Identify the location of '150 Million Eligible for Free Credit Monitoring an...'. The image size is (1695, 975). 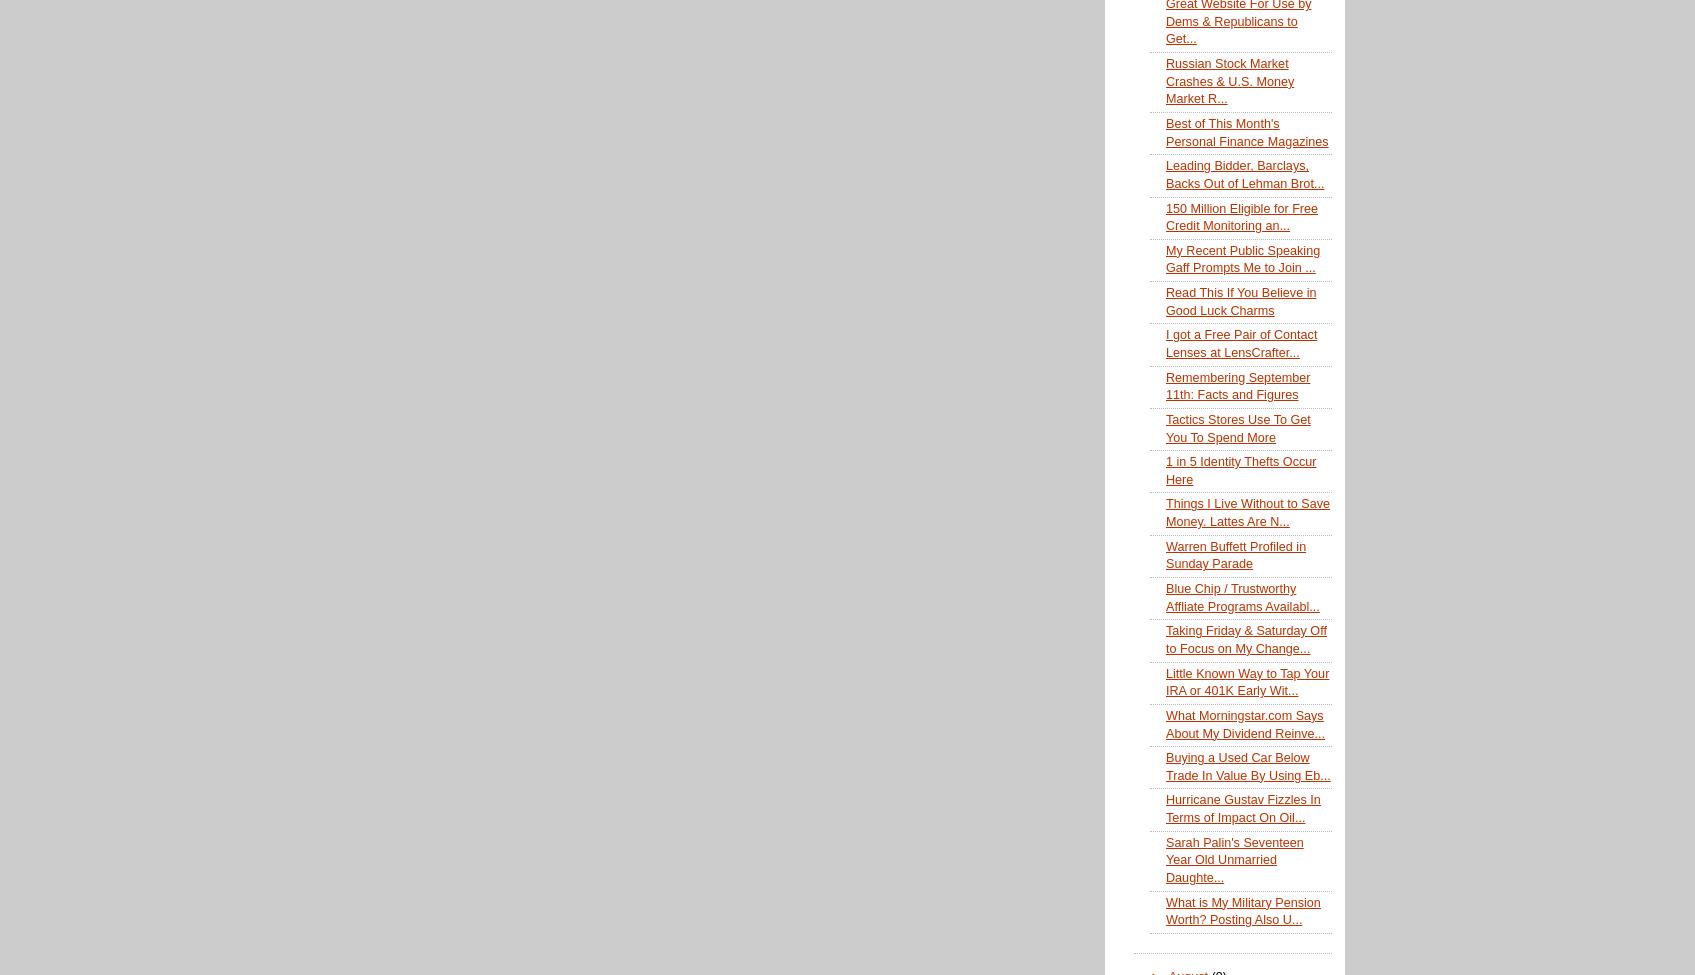
(1164, 217).